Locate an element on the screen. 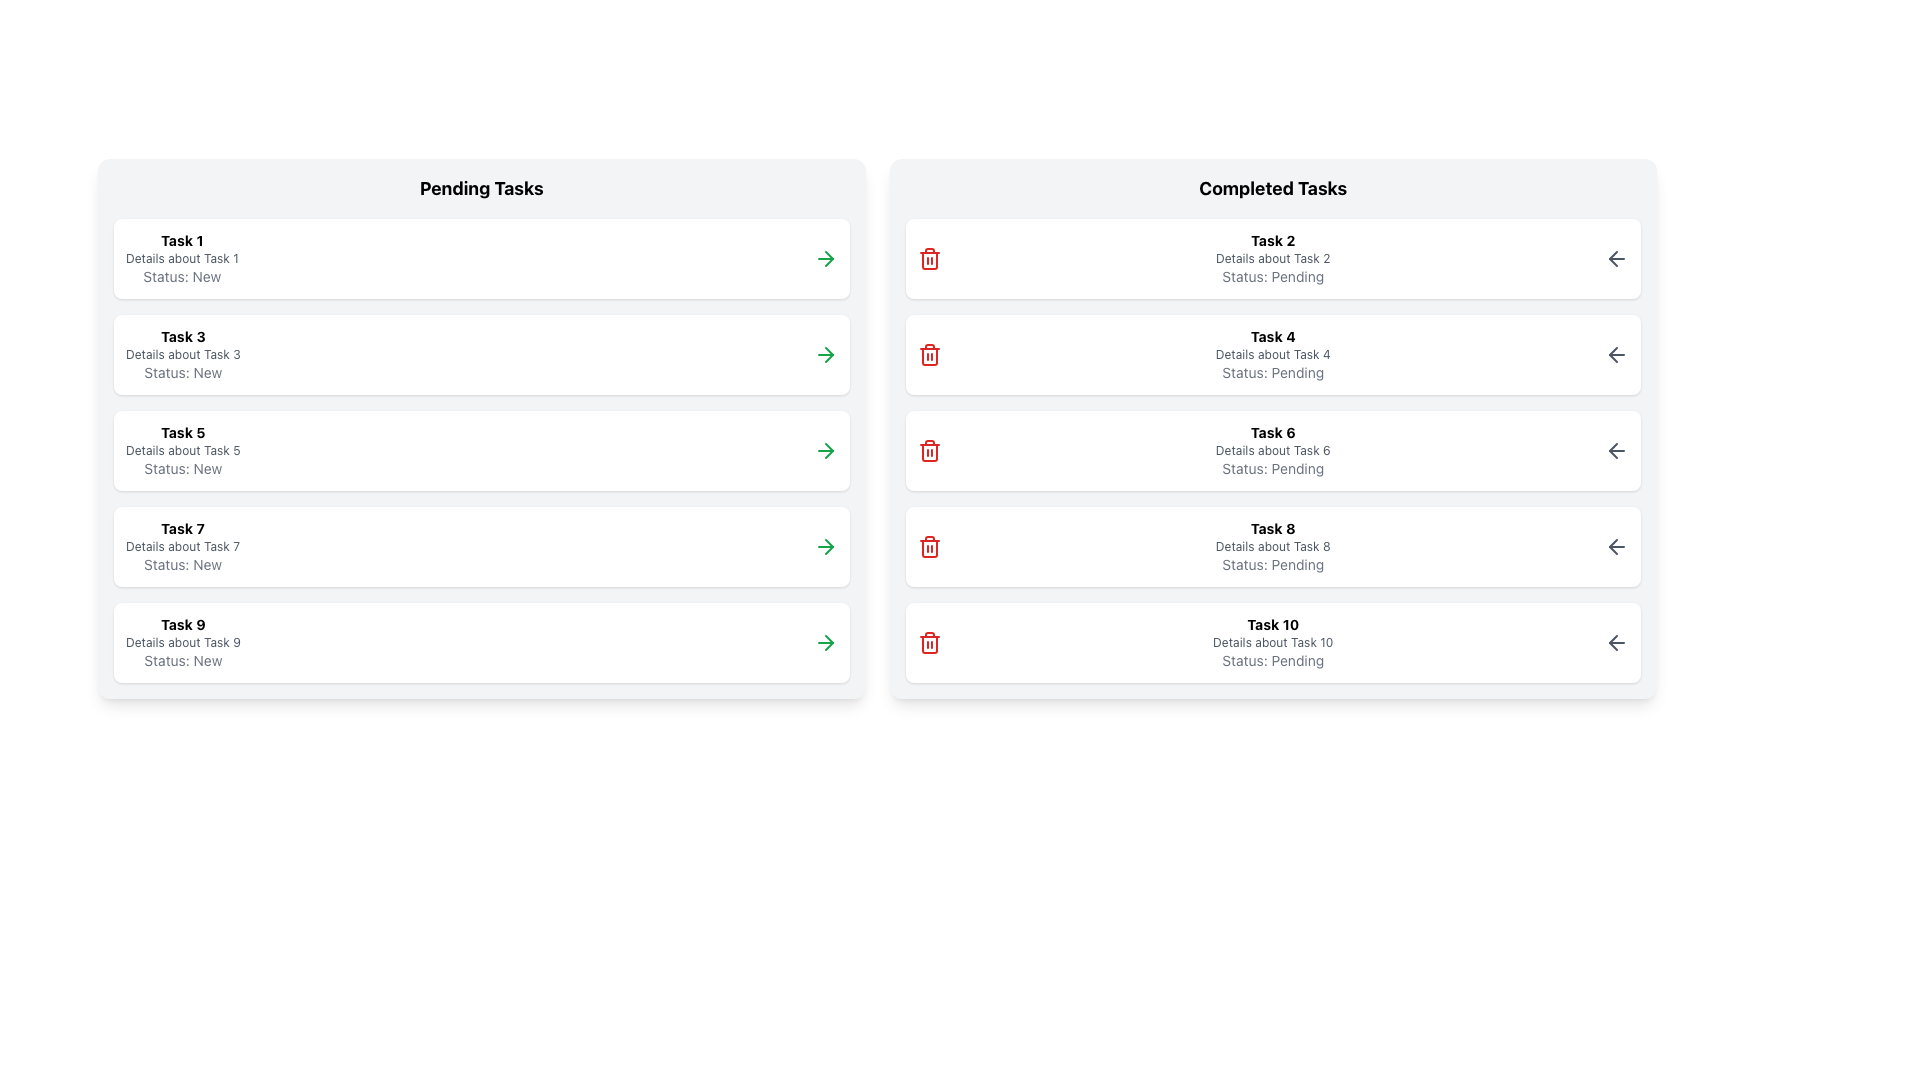 This screenshot has height=1080, width=1920. the rightward-pointing green arrow icon located at the far right of the task card labeled 'Task 9' to proceed to the next step or details is located at coordinates (825, 643).